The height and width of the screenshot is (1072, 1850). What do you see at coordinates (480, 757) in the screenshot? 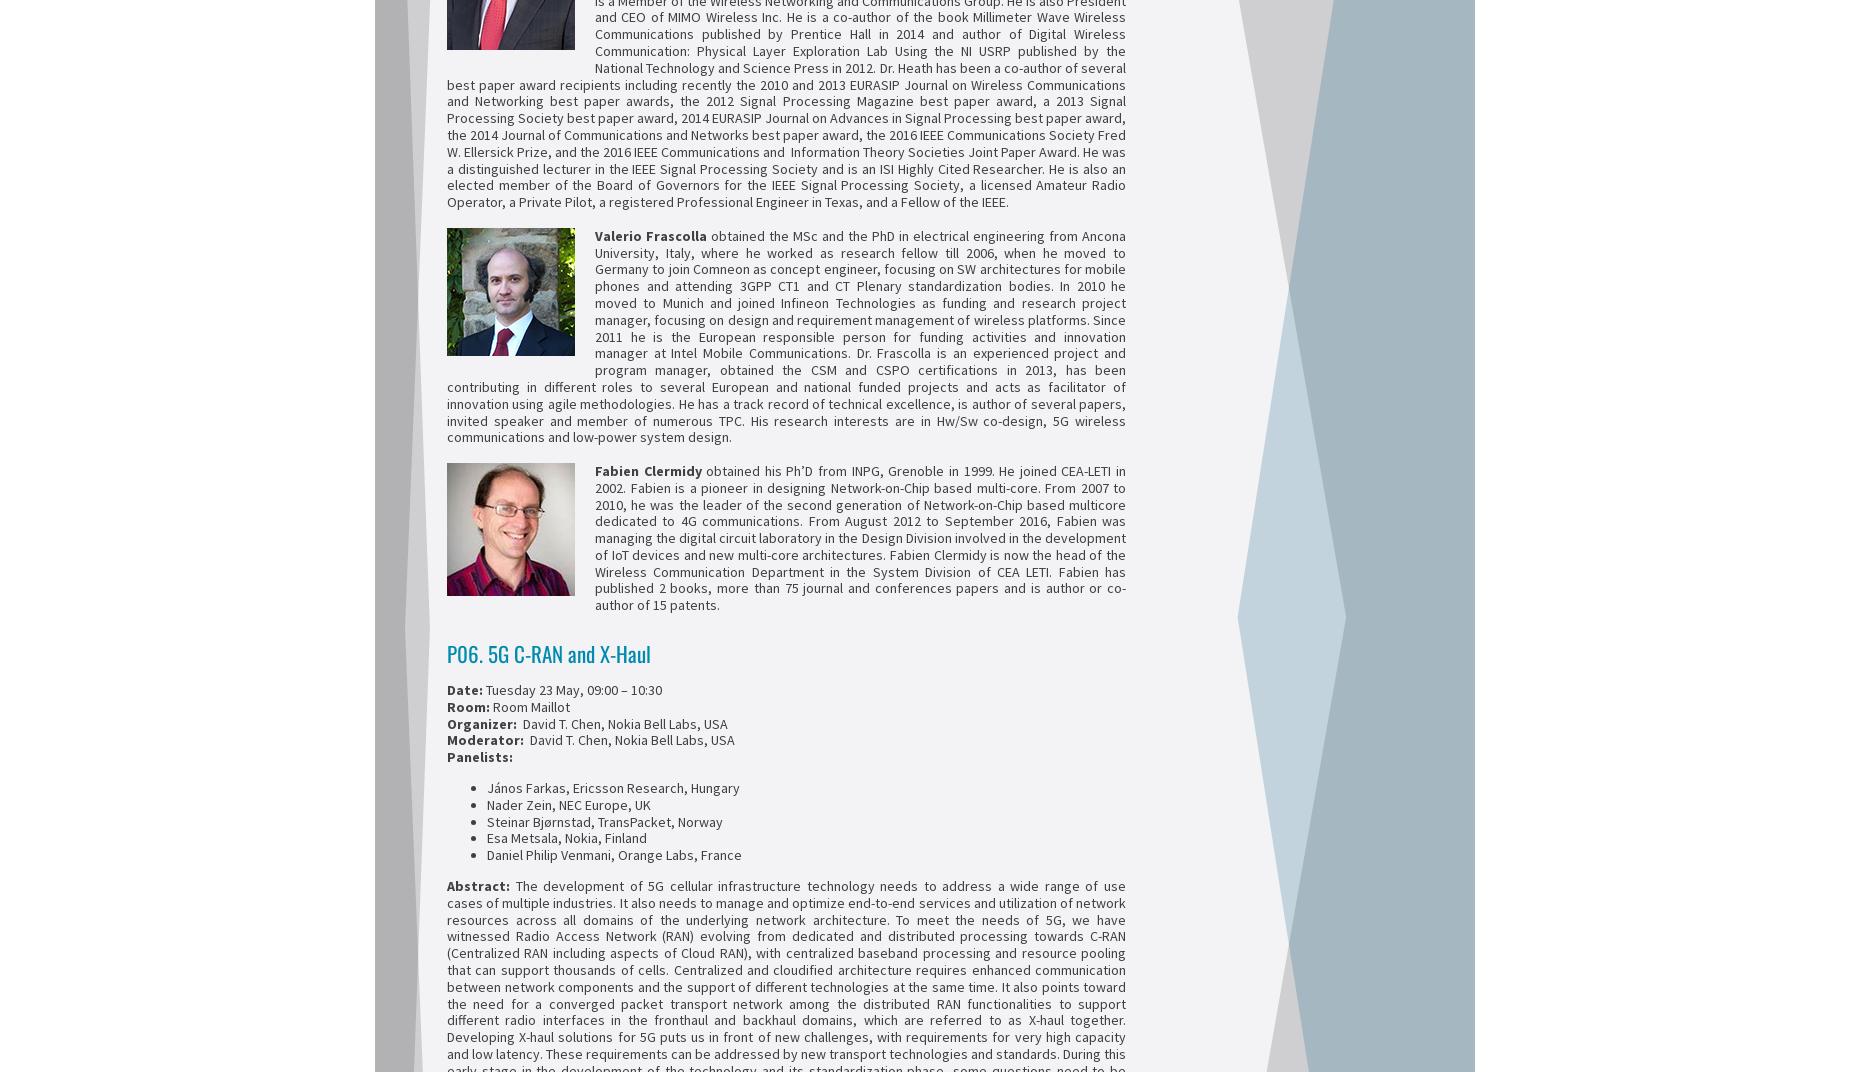
I see `'Panelists:'` at bounding box center [480, 757].